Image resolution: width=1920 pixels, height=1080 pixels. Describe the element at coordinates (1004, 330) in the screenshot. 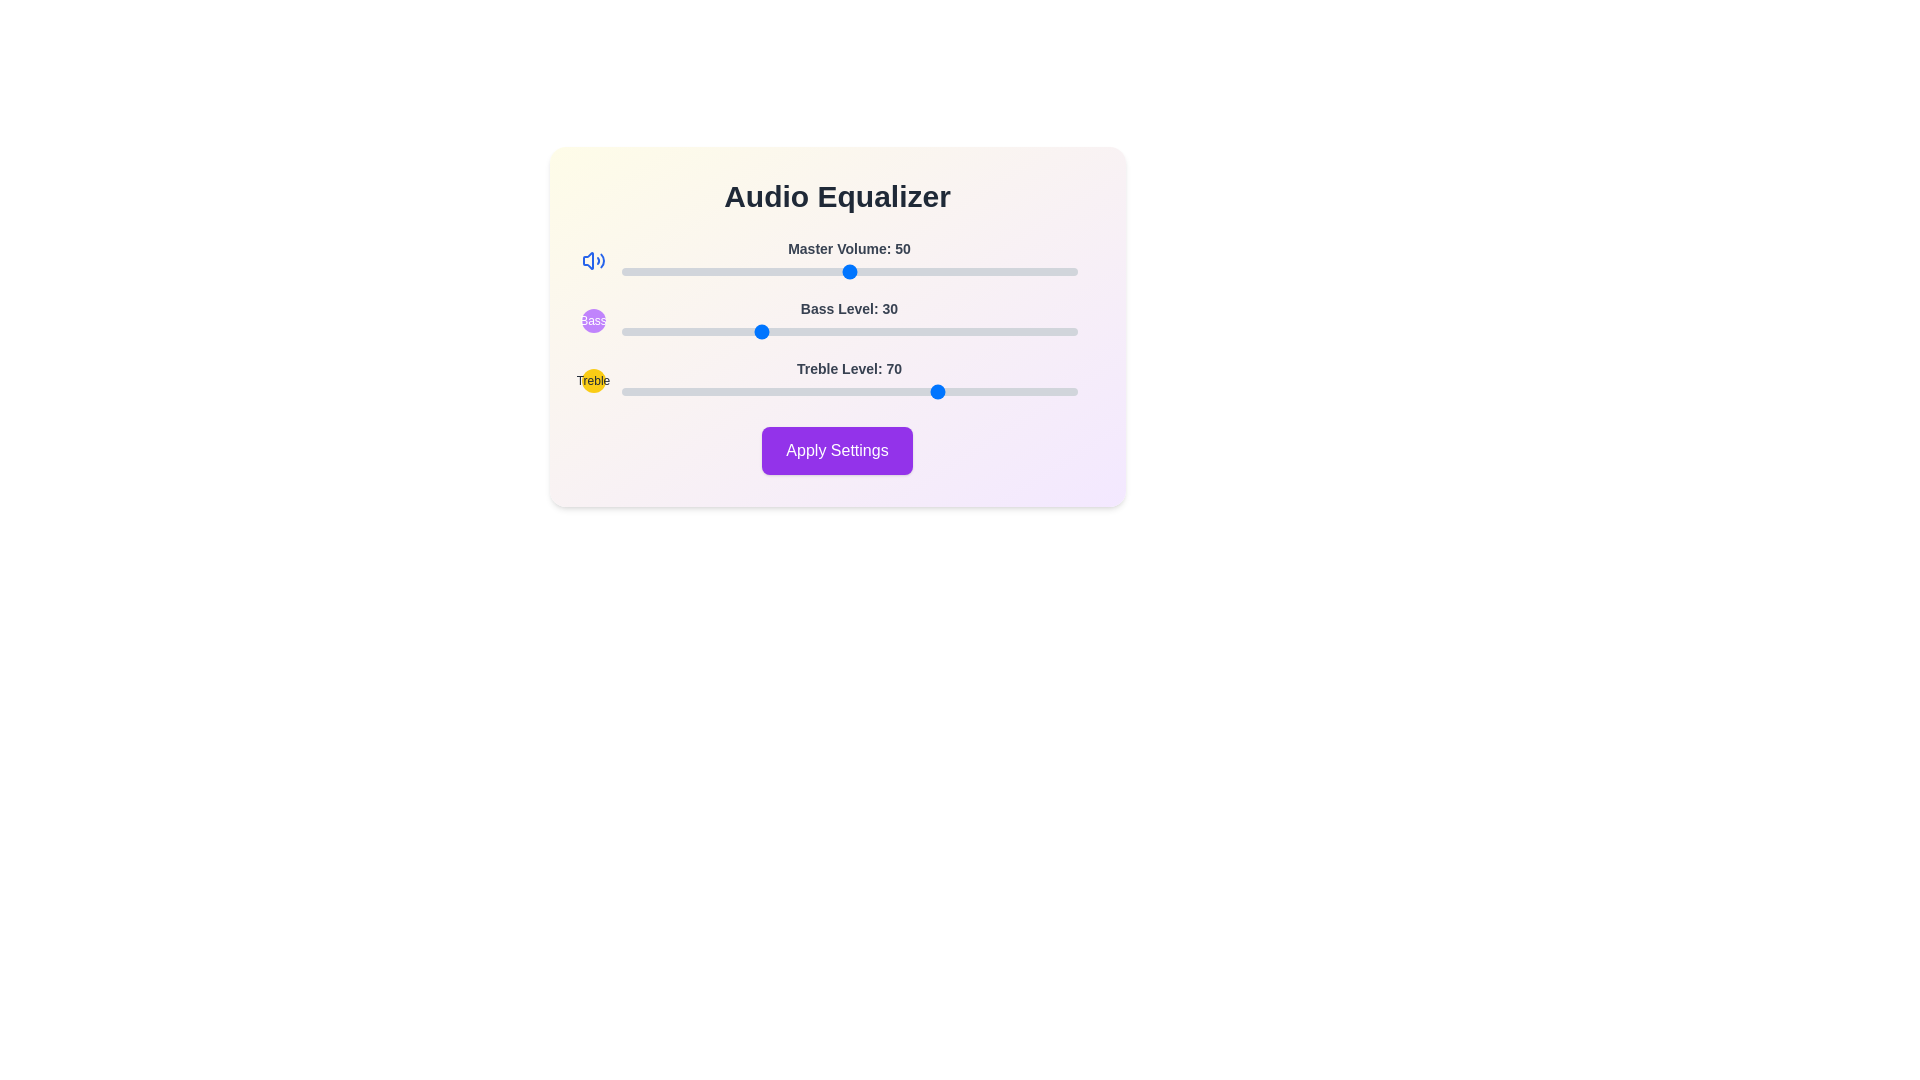

I see `bass level` at that location.